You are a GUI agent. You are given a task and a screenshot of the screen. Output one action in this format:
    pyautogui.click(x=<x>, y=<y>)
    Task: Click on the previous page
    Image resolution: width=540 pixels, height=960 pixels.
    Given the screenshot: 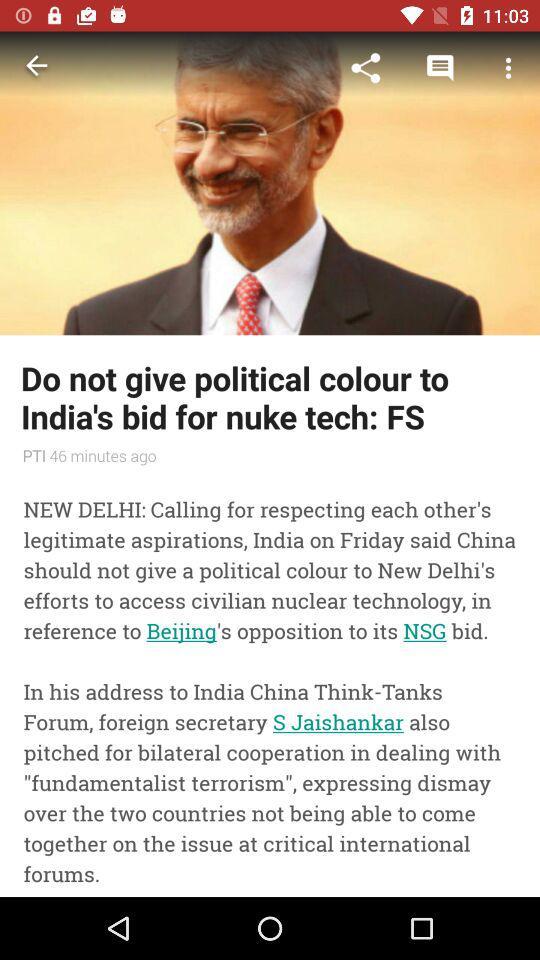 What is the action you would take?
    pyautogui.click(x=36, y=68)
    